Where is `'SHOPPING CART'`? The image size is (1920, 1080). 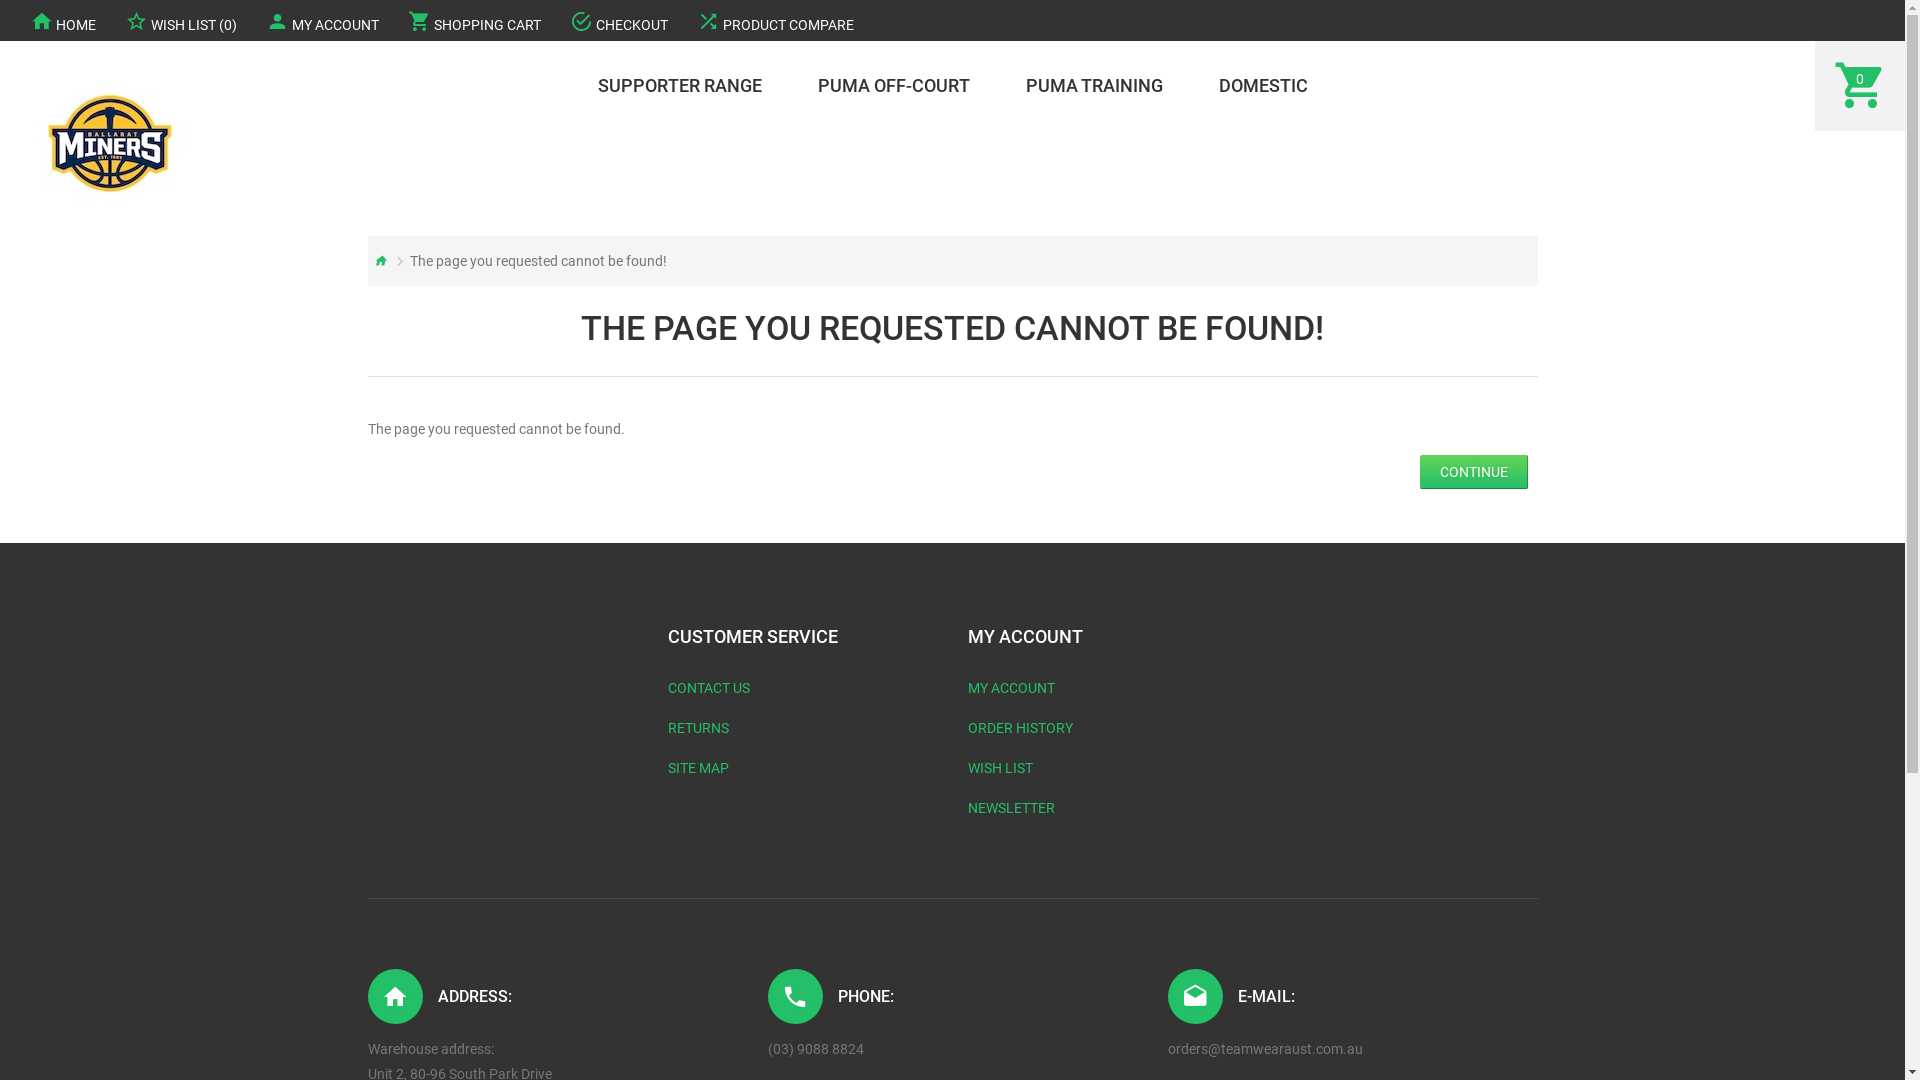 'SHOPPING CART' is located at coordinates (473, 20).